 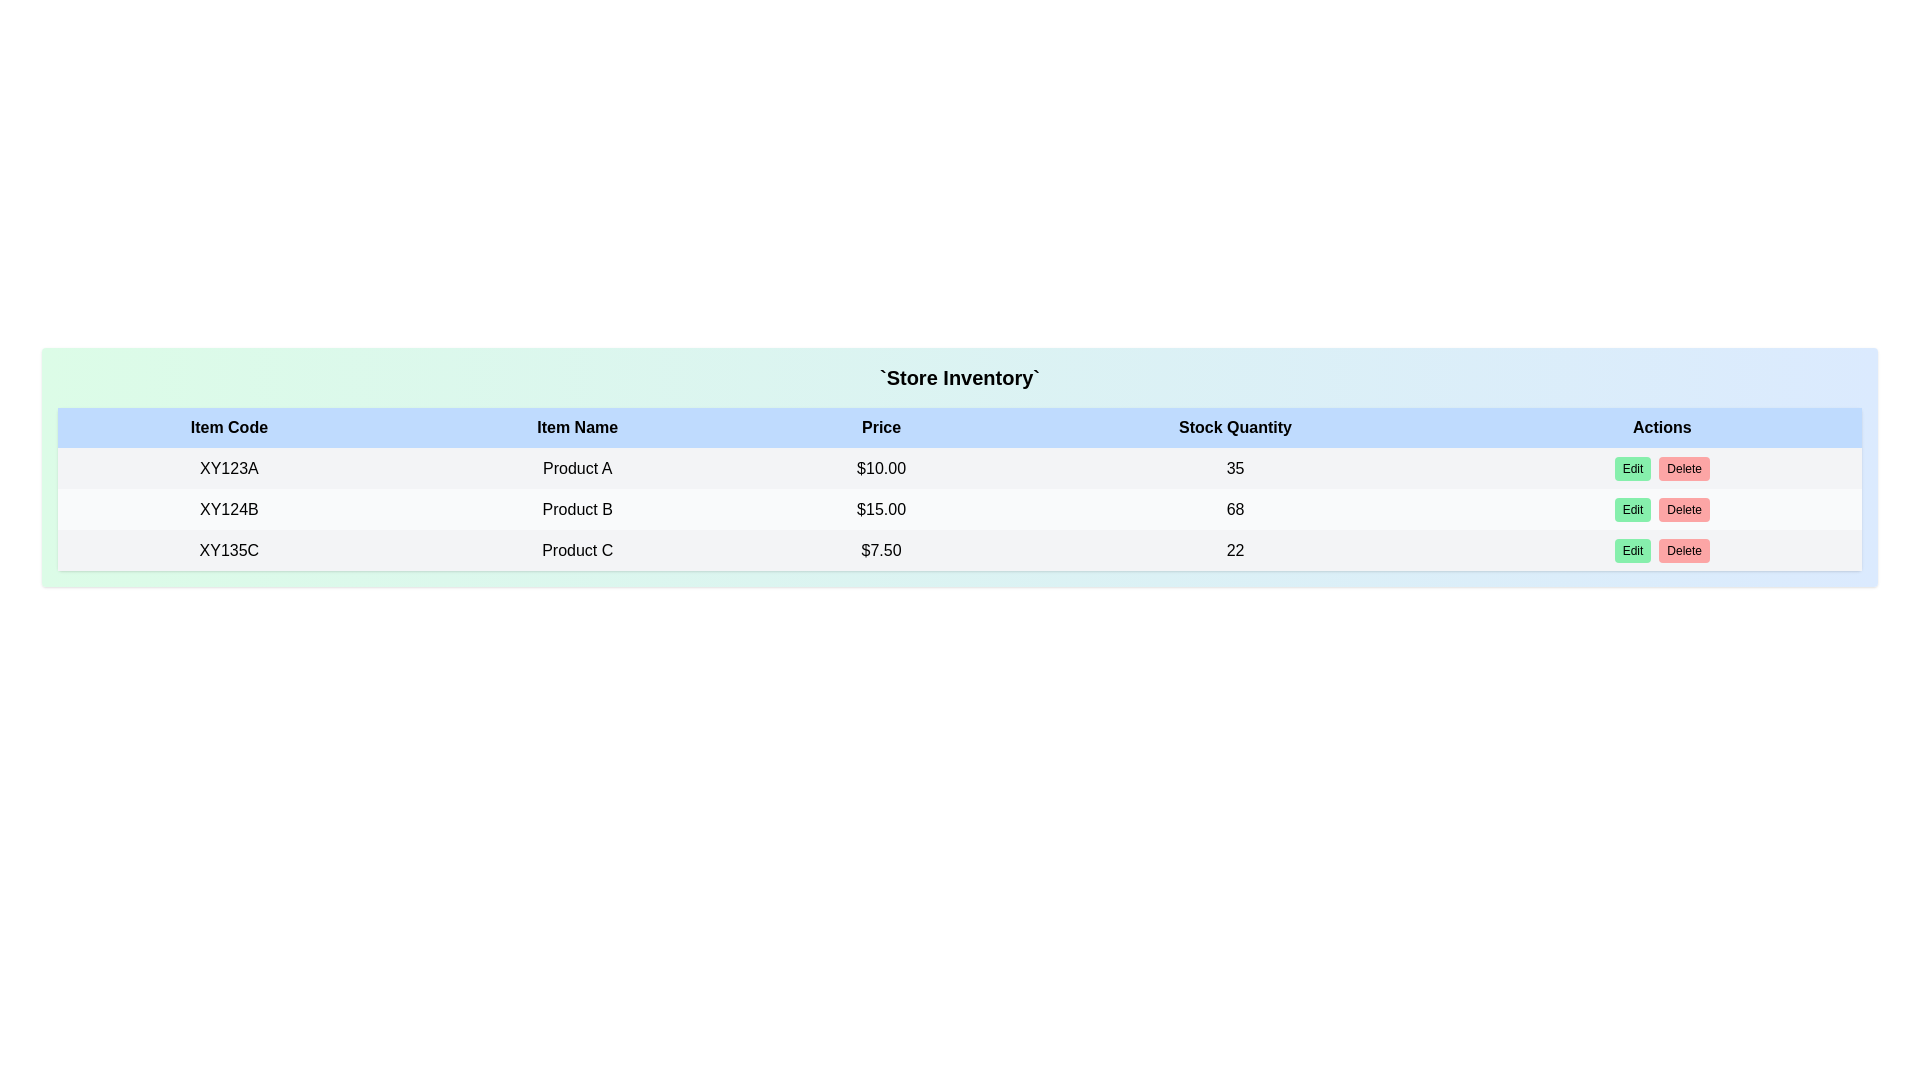 I want to click on the interactive buttons group, which contains 'Edit' and 'Delete' buttons styled as rounded rectangles, to activate hover effects, so click(x=1662, y=468).